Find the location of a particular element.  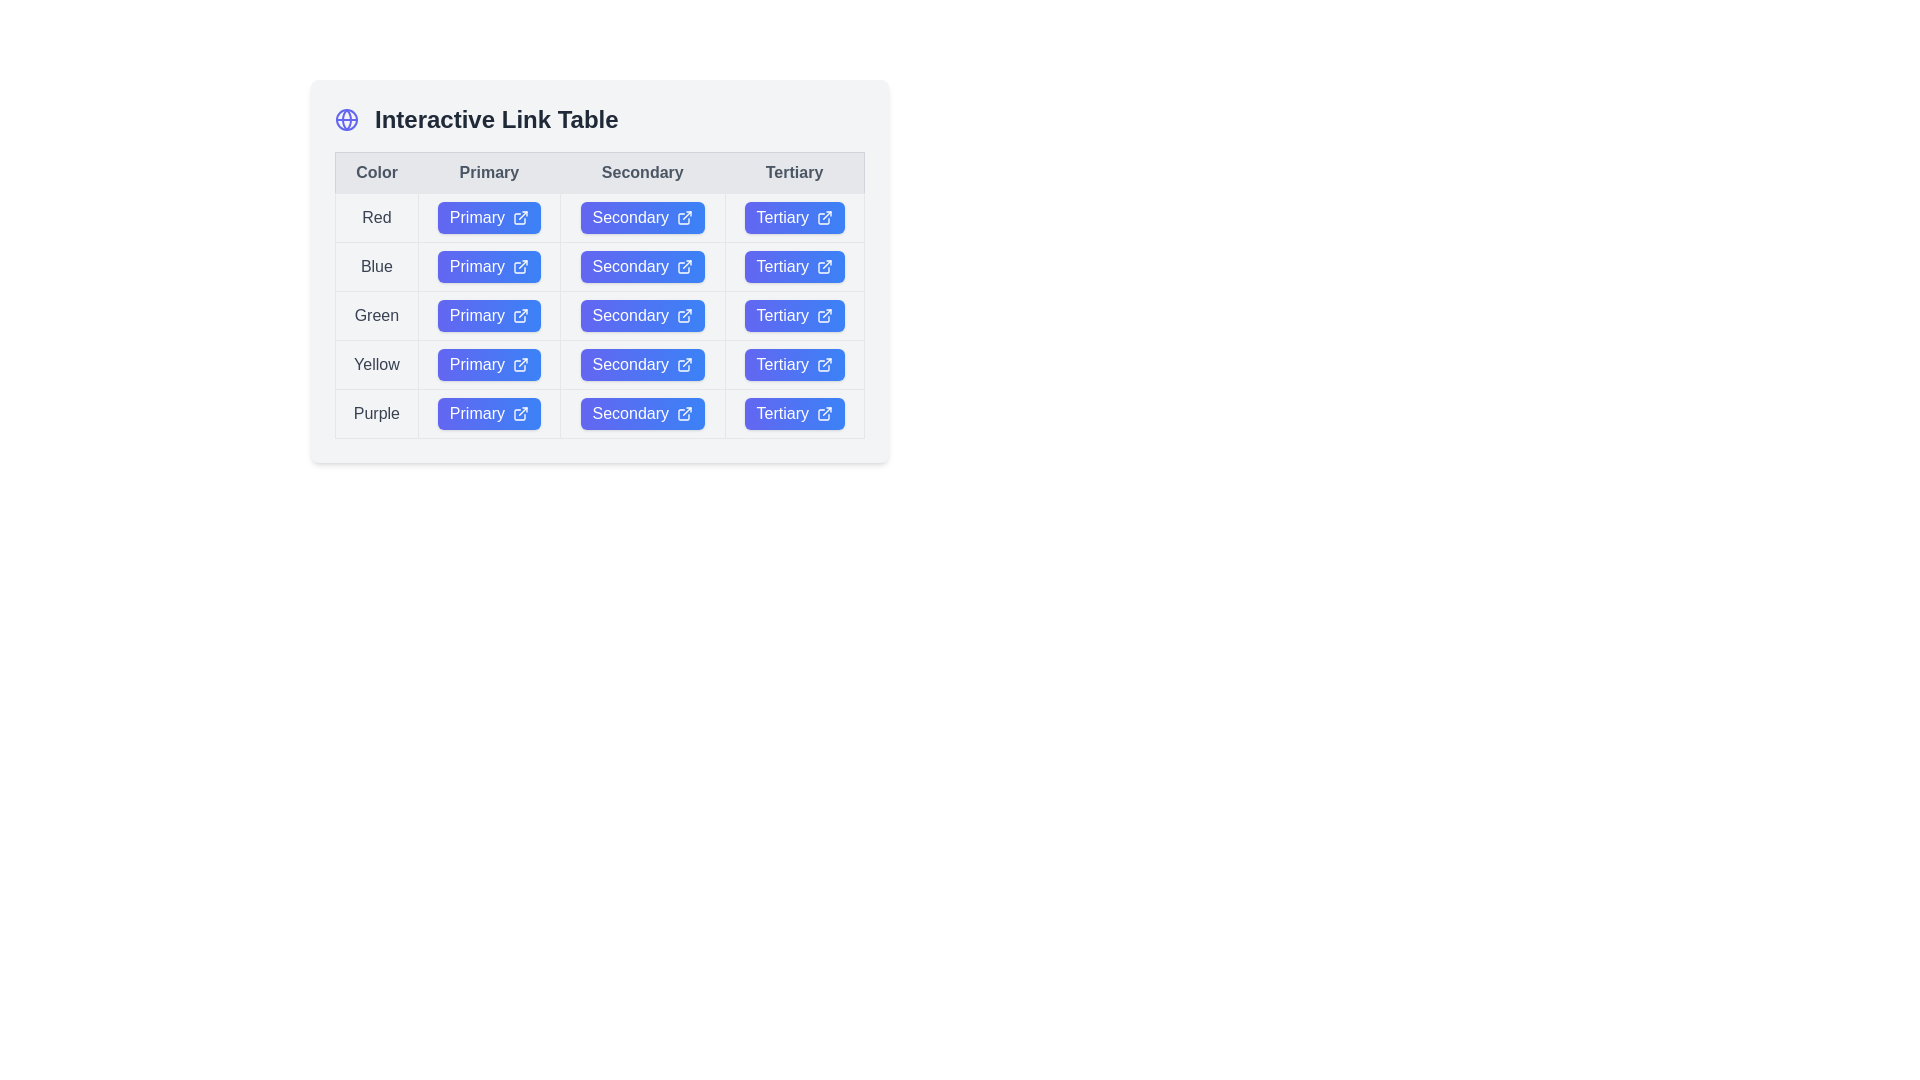

the external link icon located within the 'Primary' button in the Yellow row under the 'Primary' column in the table is located at coordinates (520, 365).